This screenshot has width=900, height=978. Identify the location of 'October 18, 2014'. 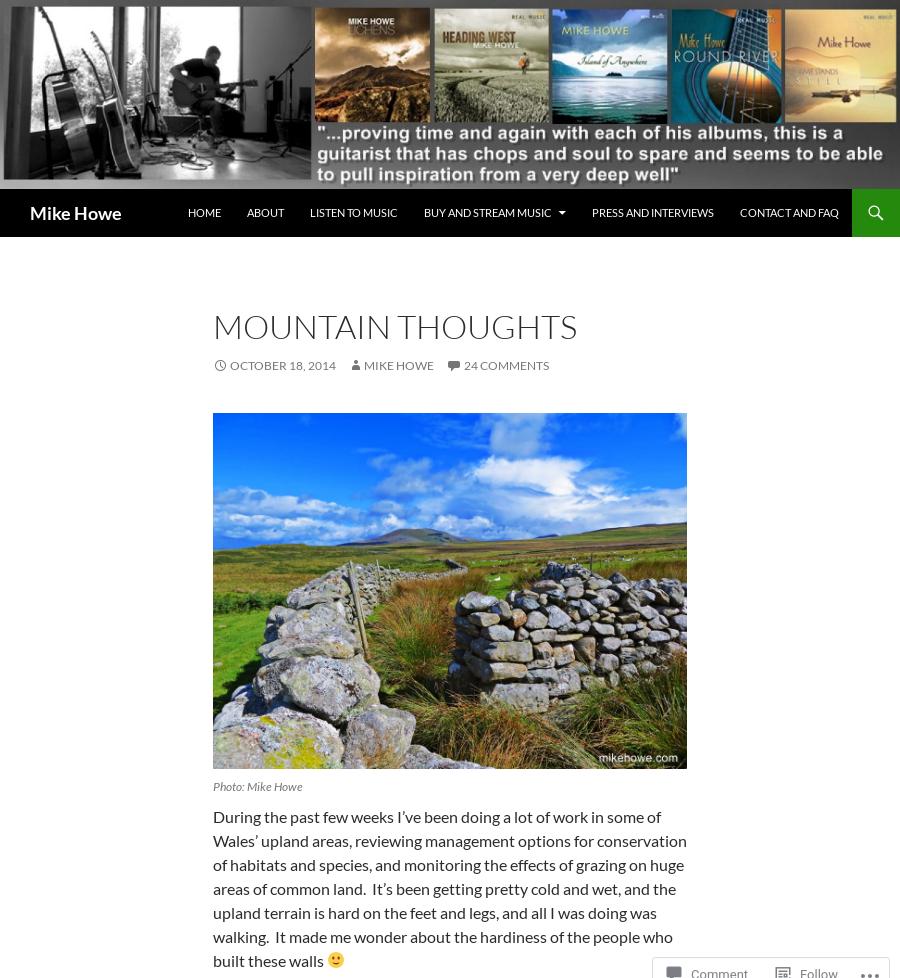
(229, 364).